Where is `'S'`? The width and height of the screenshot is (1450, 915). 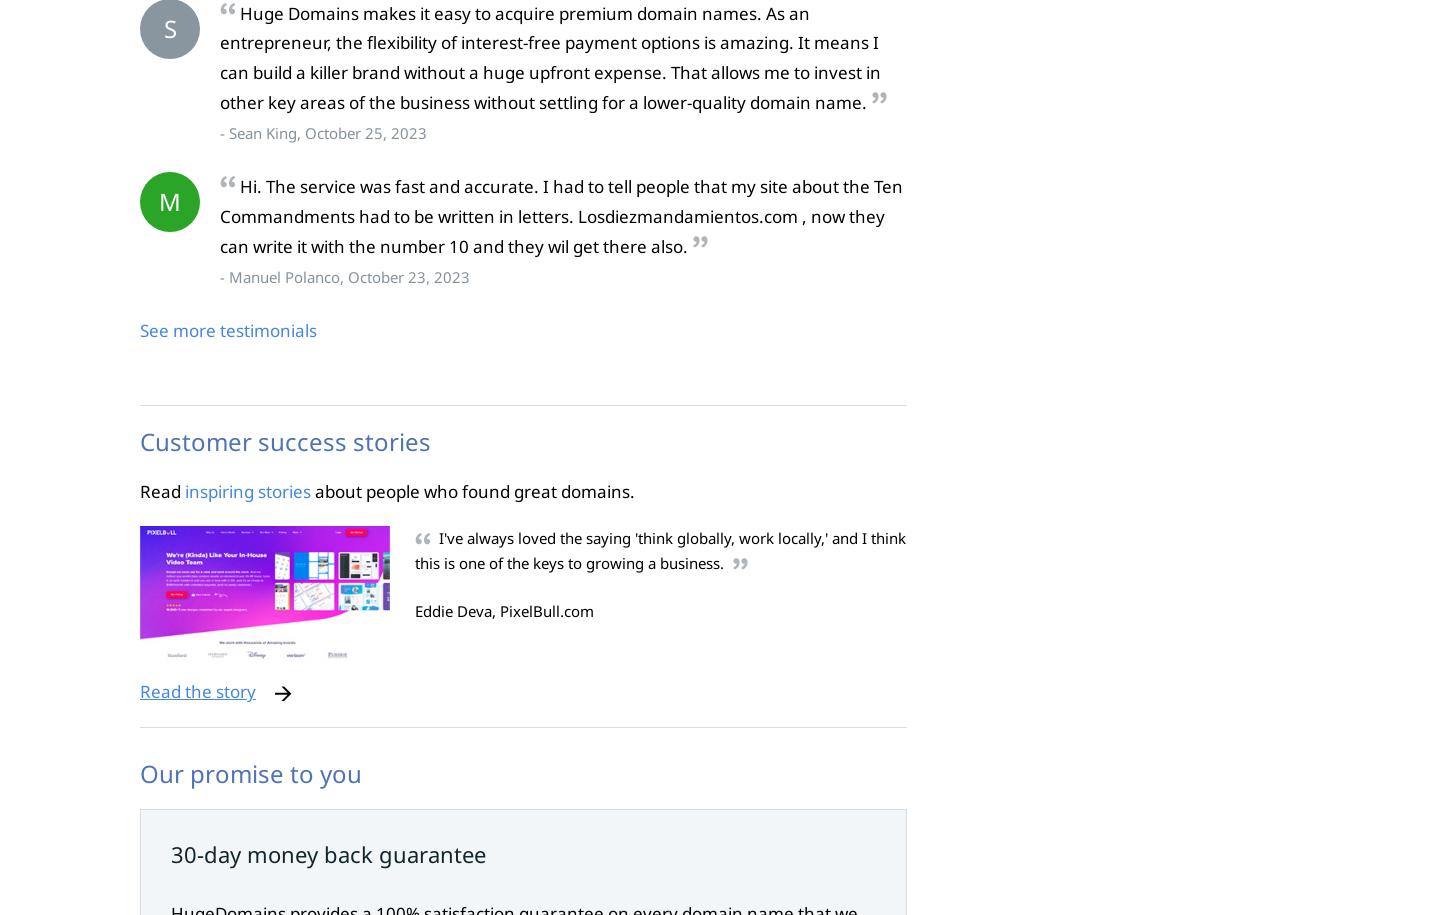
'S' is located at coordinates (168, 27).